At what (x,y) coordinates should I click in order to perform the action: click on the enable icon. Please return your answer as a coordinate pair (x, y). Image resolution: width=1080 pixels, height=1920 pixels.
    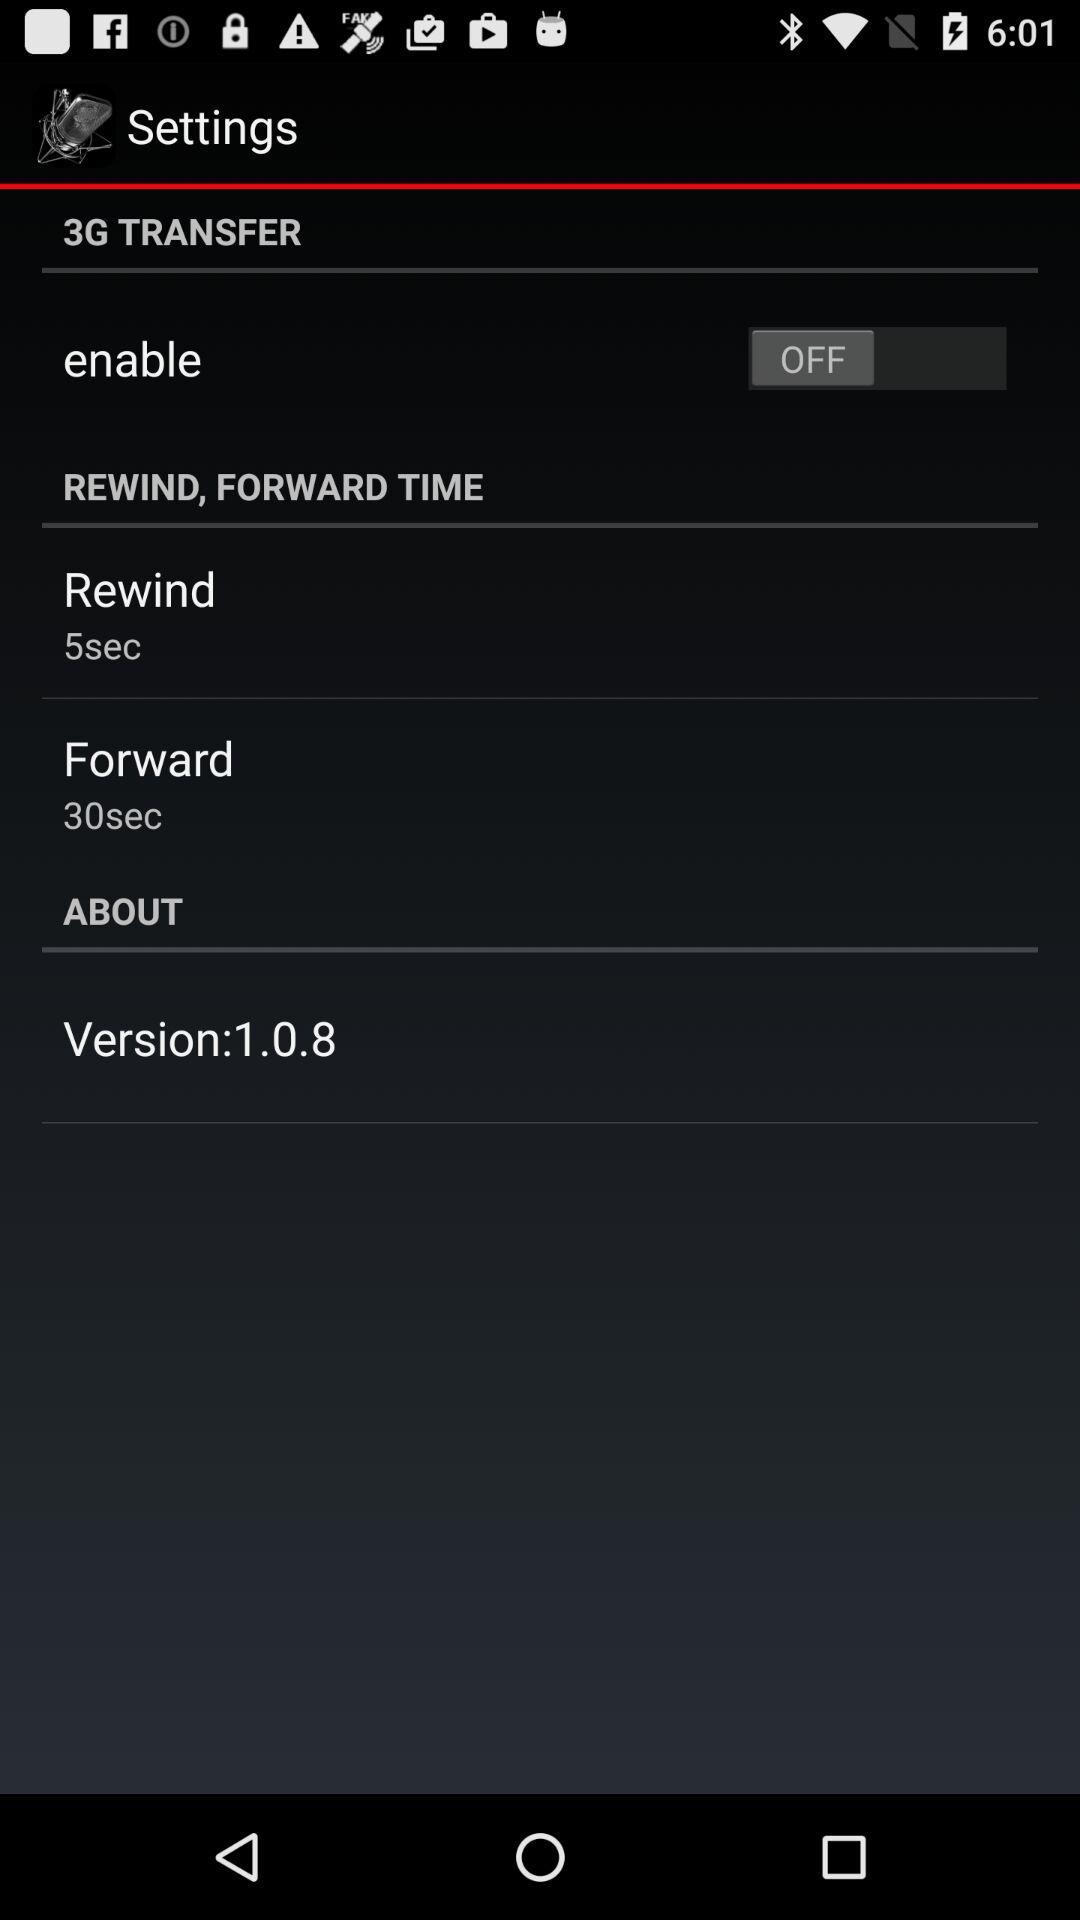
    Looking at the image, I should click on (132, 358).